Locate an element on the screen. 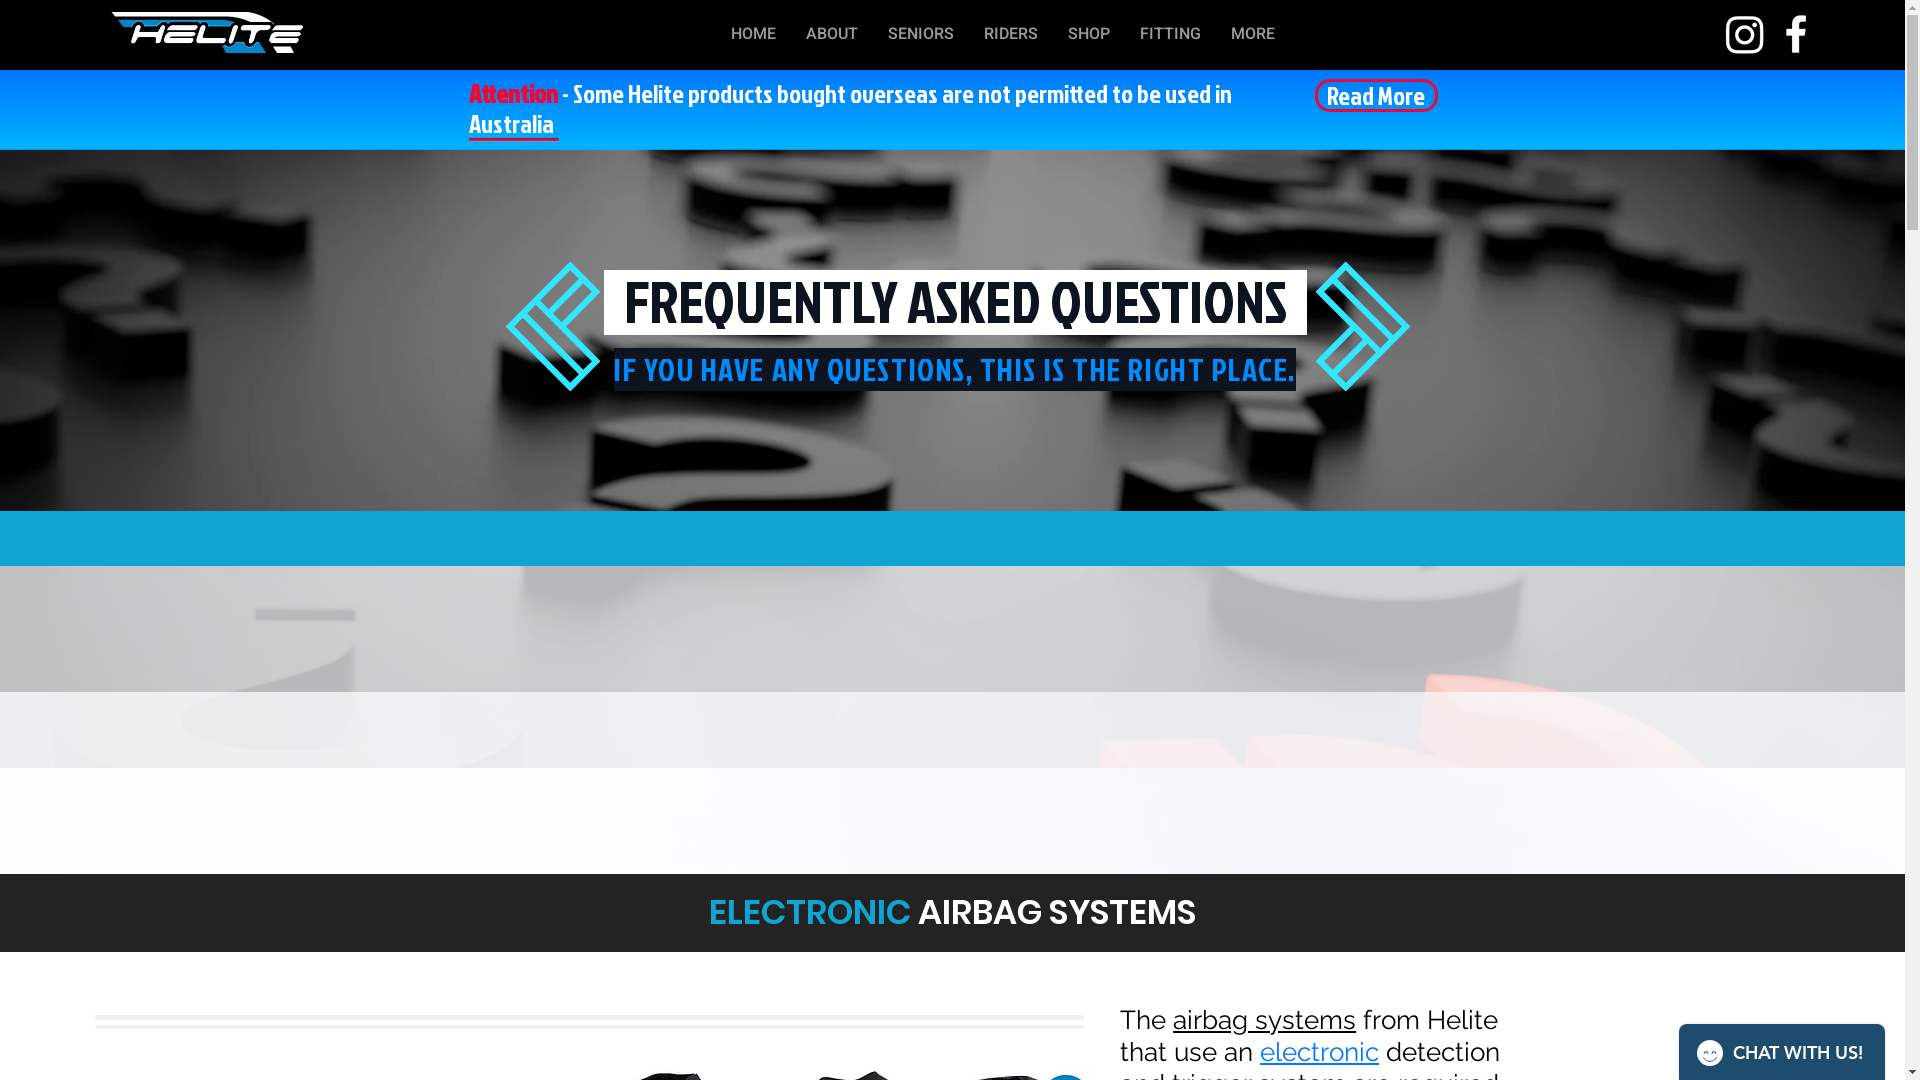  'RIDERS' is located at coordinates (1011, 34).